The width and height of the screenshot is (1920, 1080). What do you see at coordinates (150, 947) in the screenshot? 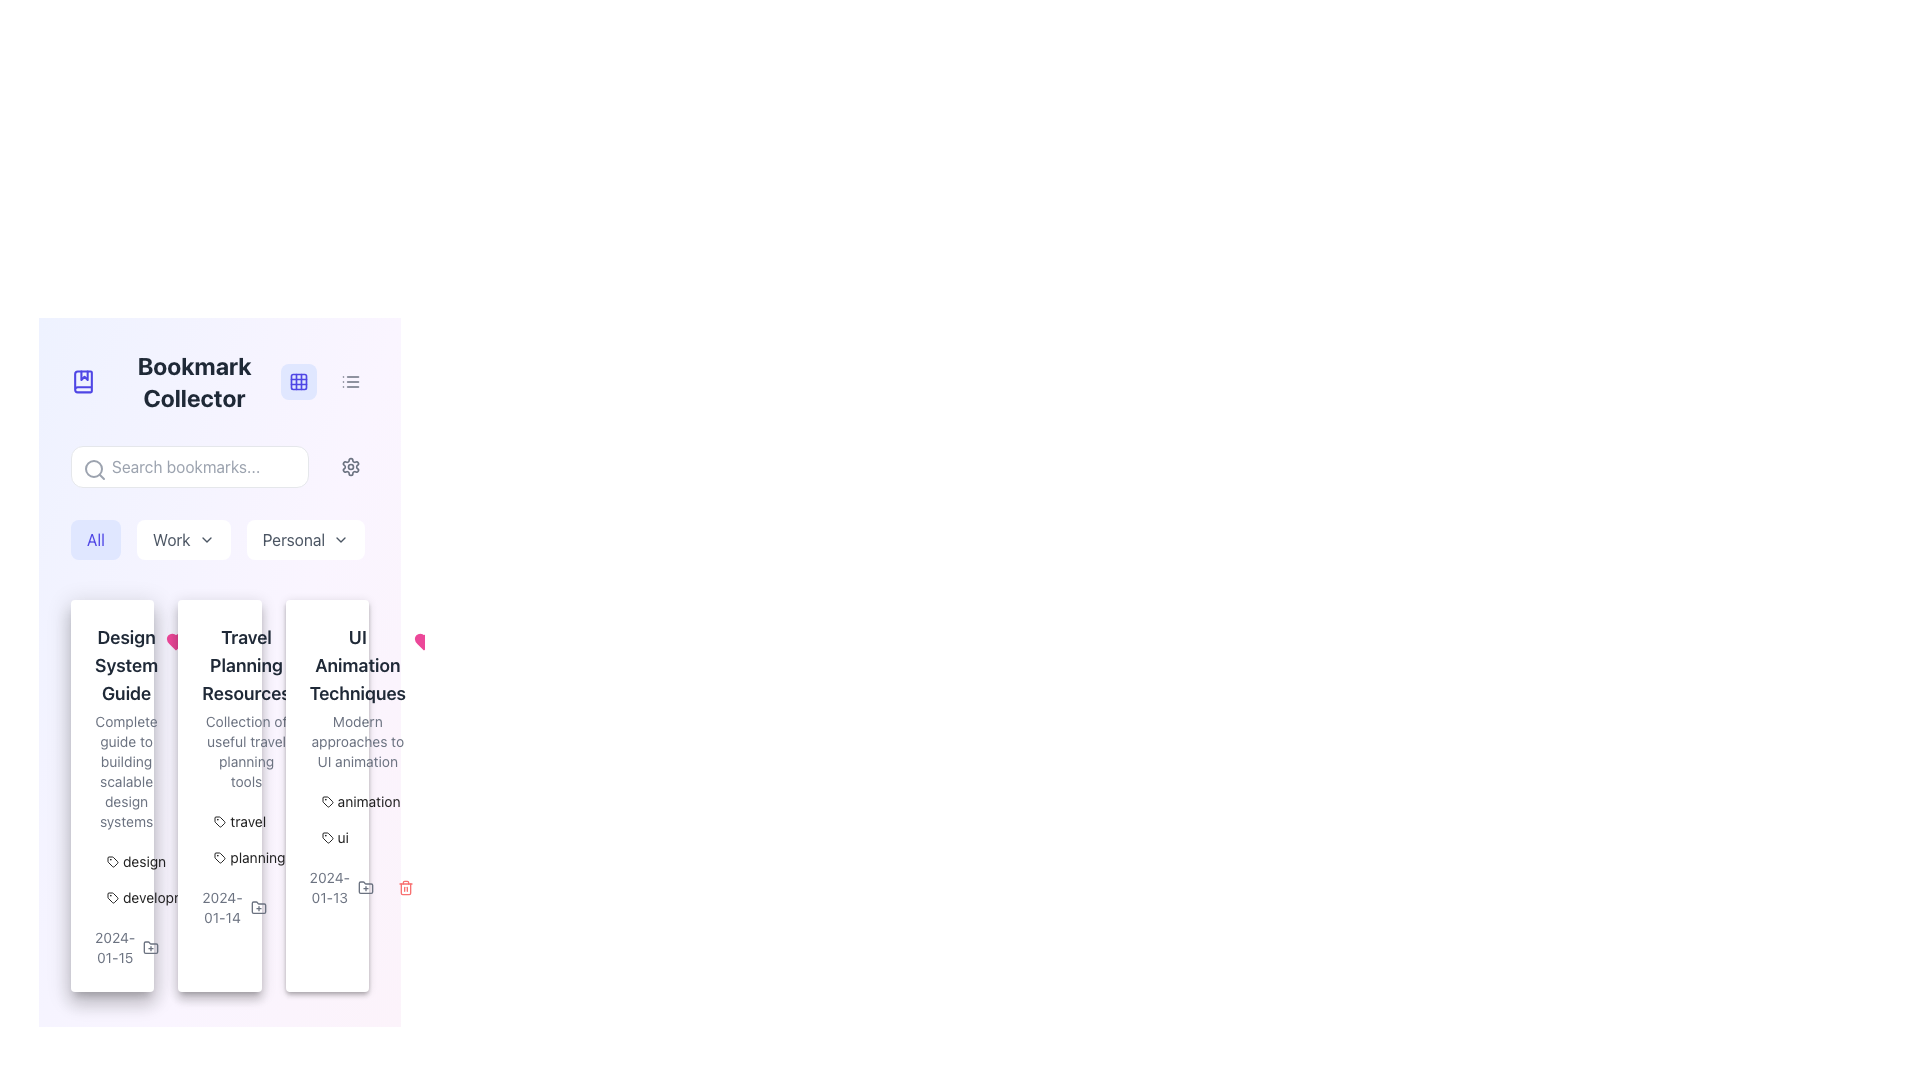
I see `the icon button styled as a small folder with a plus sign` at bounding box center [150, 947].